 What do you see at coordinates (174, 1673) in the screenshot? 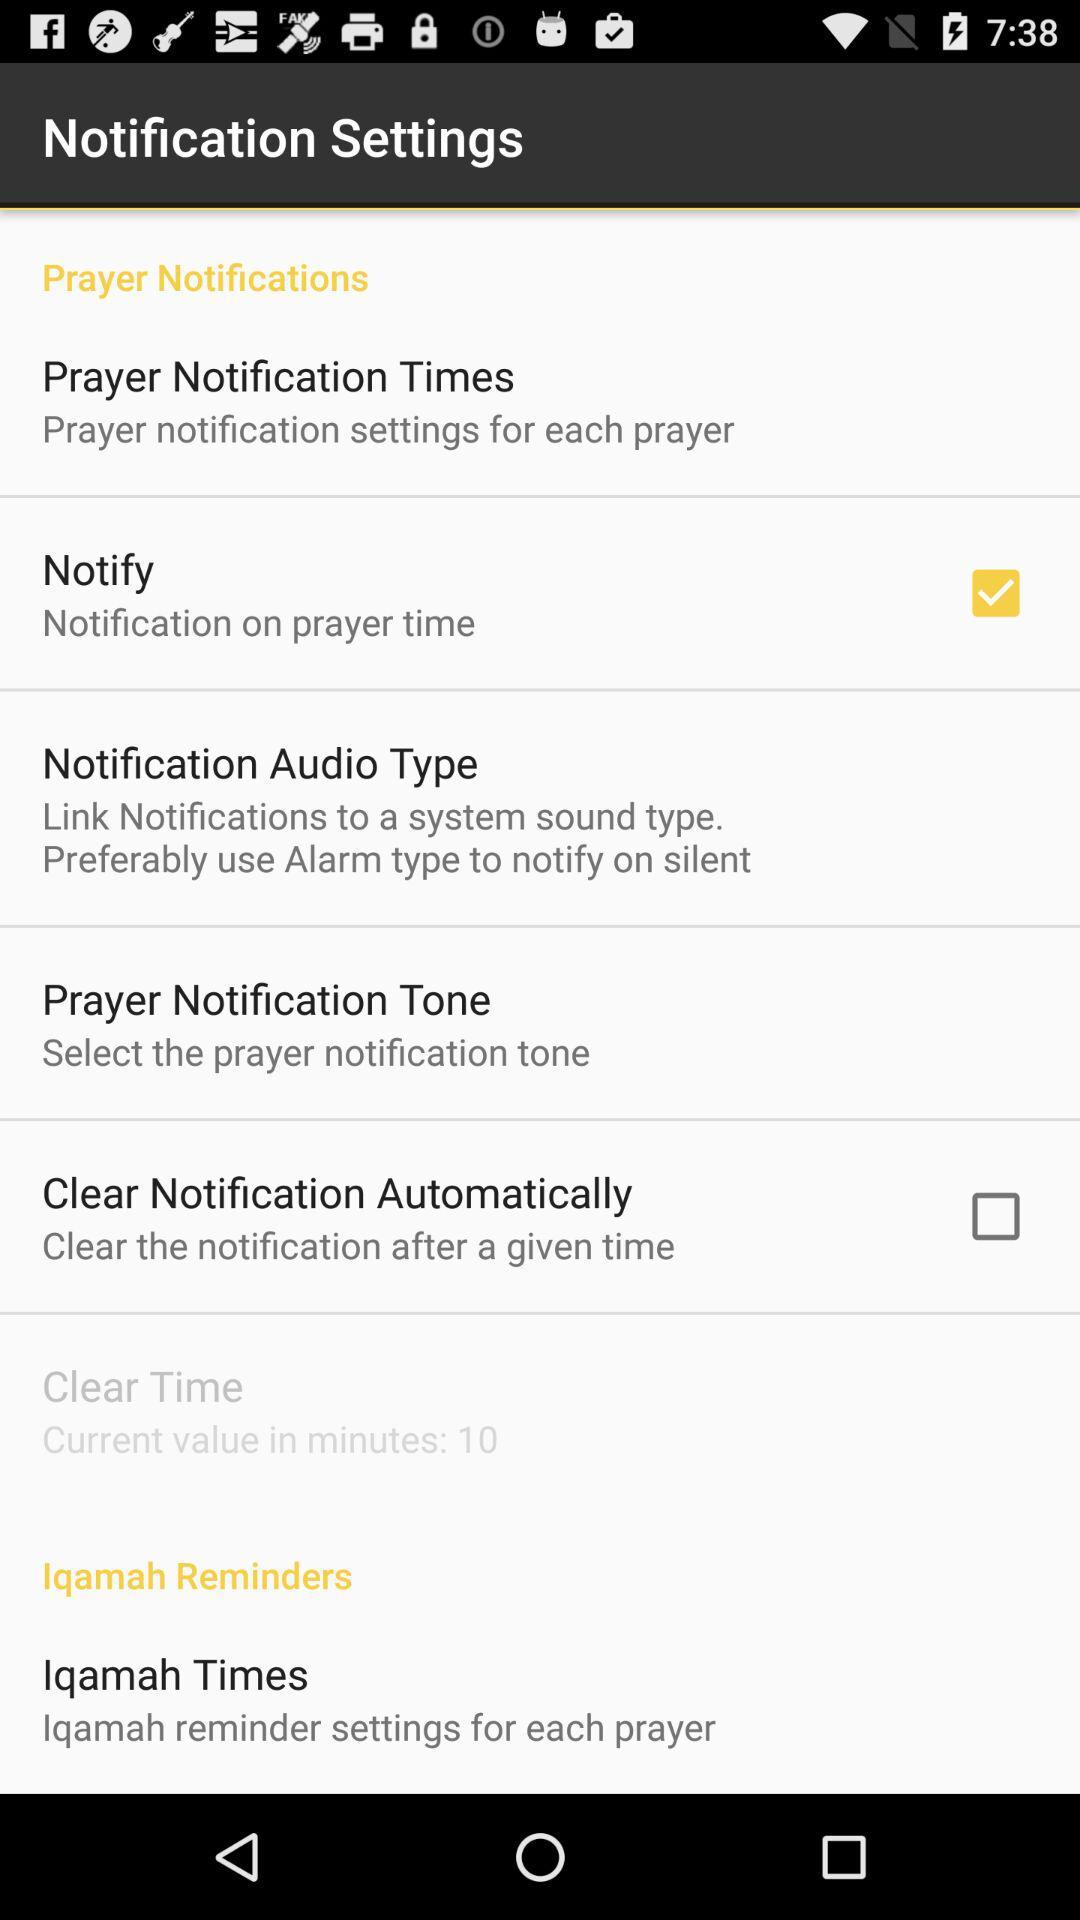
I see `iqamah times icon` at bounding box center [174, 1673].